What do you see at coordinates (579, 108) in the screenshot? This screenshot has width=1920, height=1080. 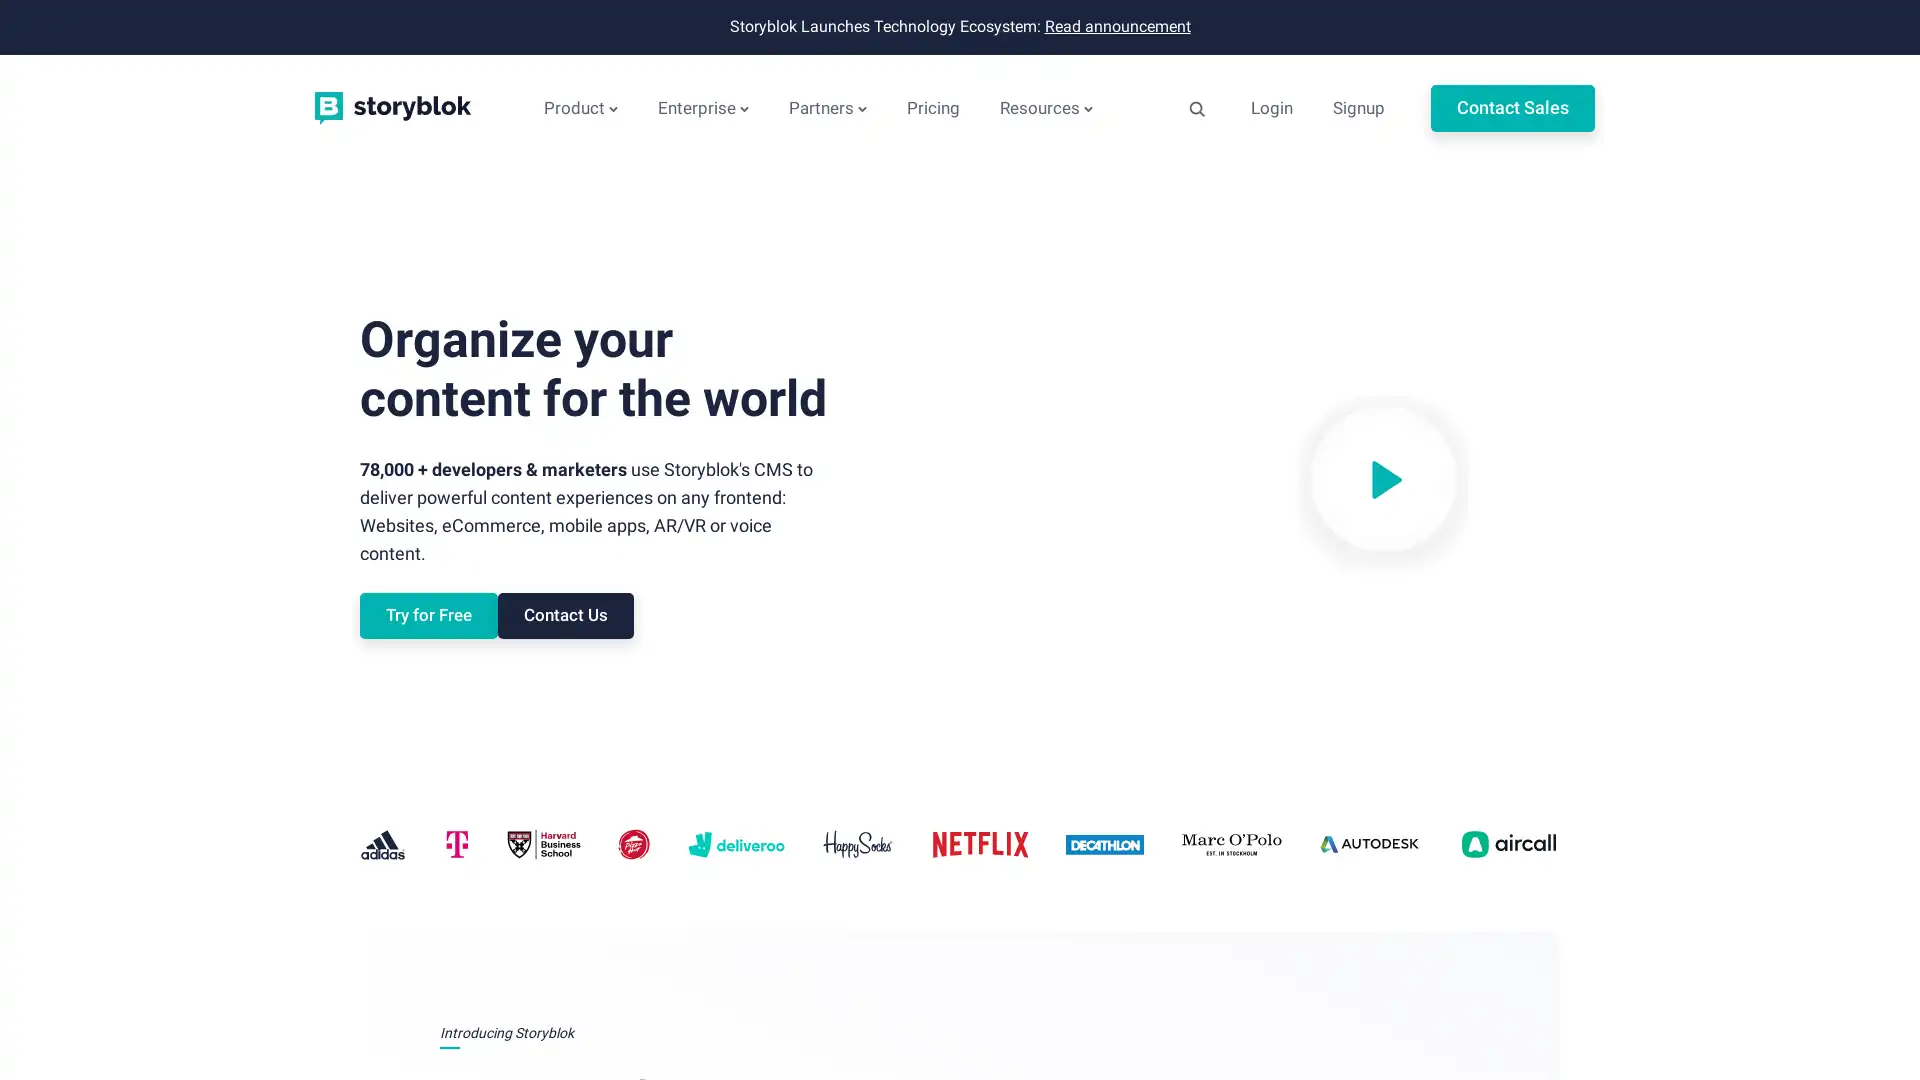 I see `Product` at bounding box center [579, 108].